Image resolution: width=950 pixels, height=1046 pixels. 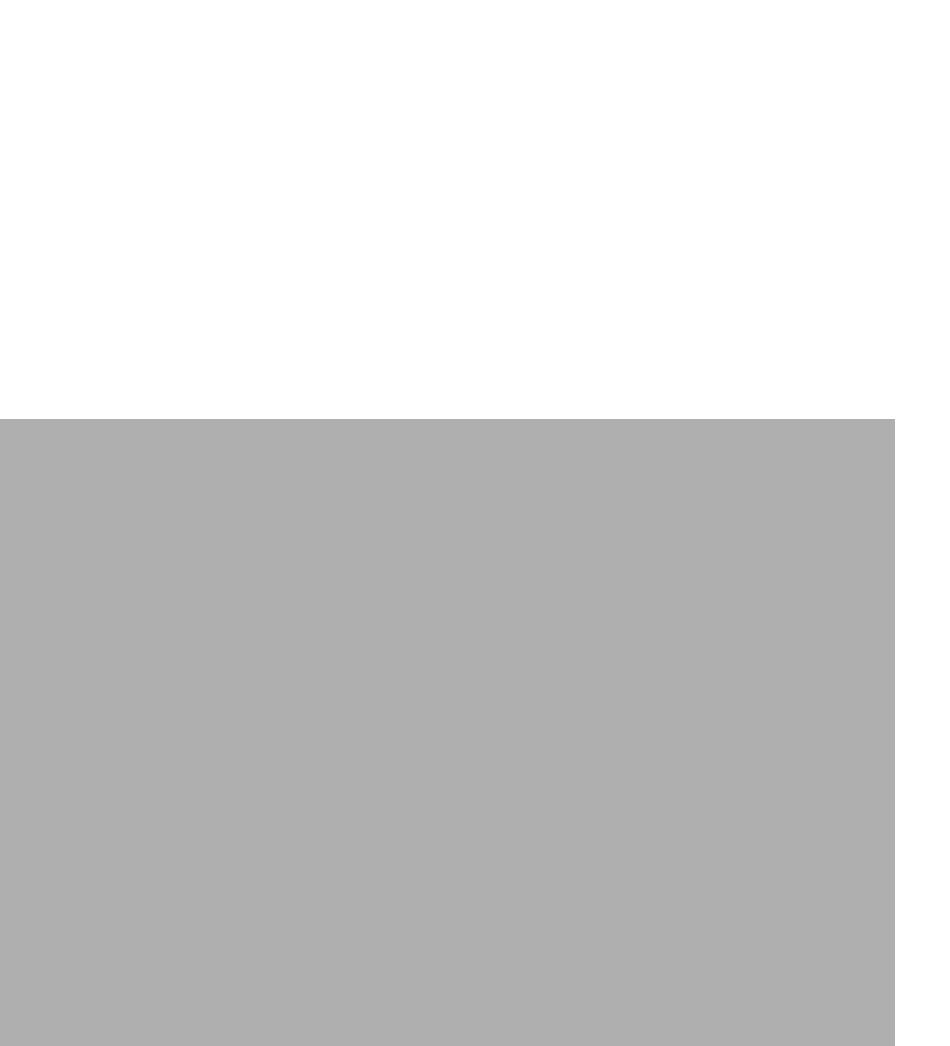 What do you see at coordinates (201, 745) in the screenshot?
I see `'Free Studio Utilities'` at bounding box center [201, 745].